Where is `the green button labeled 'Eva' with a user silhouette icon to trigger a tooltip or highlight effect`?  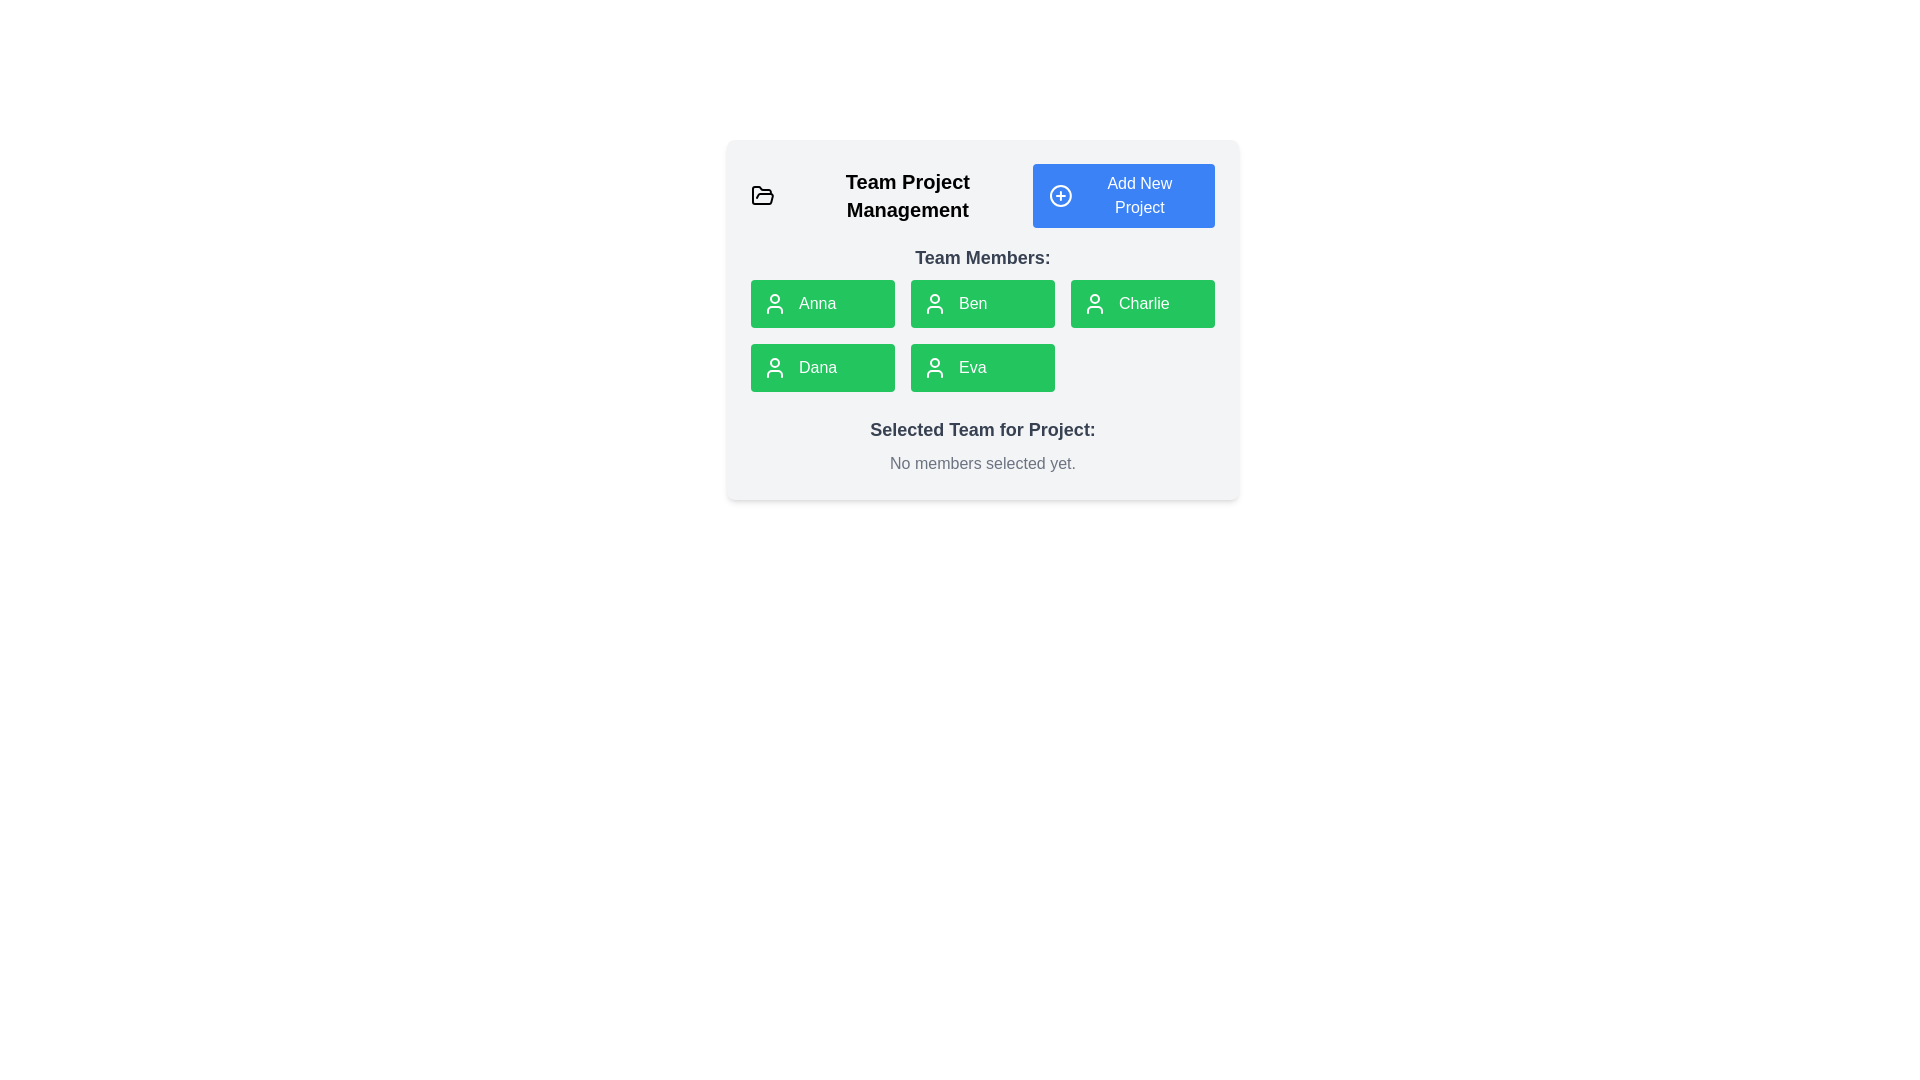
the green button labeled 'Eva' with a user silhouette icon to trigger a tooltip or highlight effect is located at coordinates (983, 367).